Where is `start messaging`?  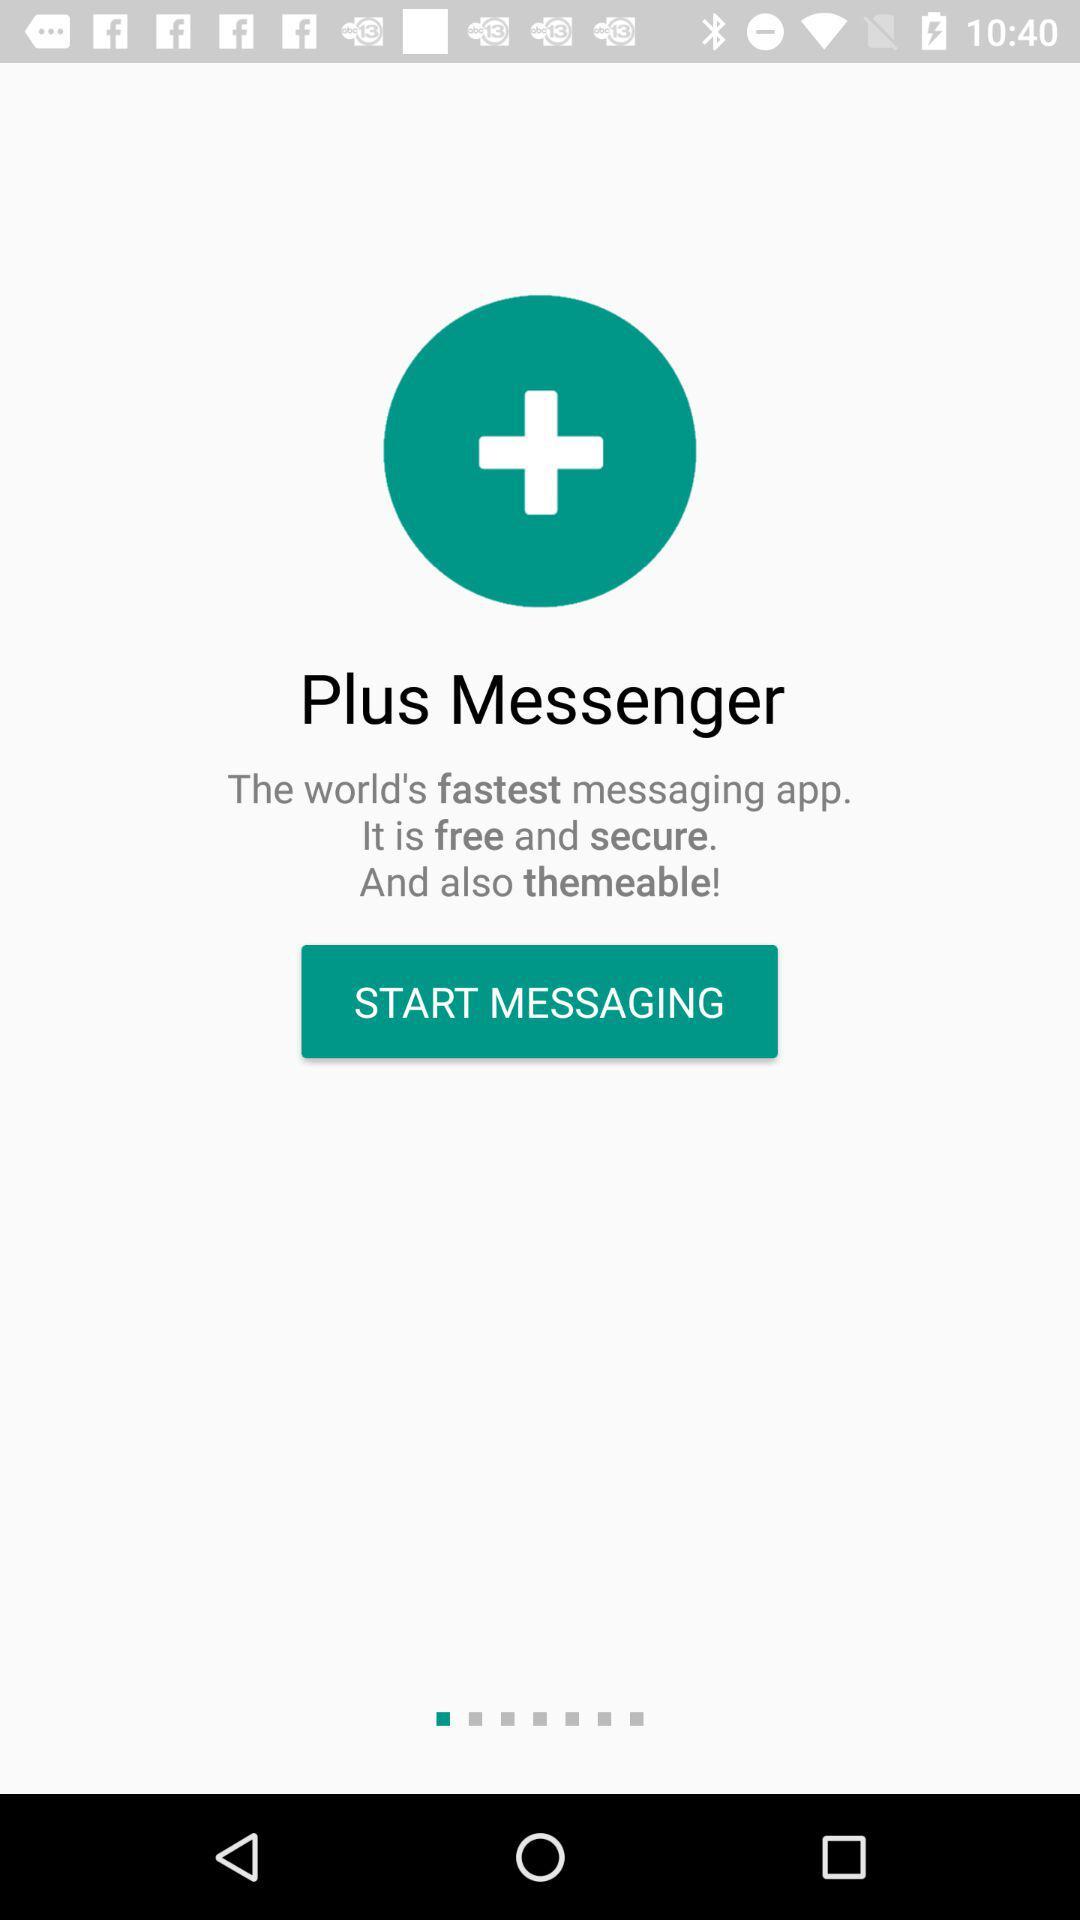 start messaging is located at coordinates (538, 1001).